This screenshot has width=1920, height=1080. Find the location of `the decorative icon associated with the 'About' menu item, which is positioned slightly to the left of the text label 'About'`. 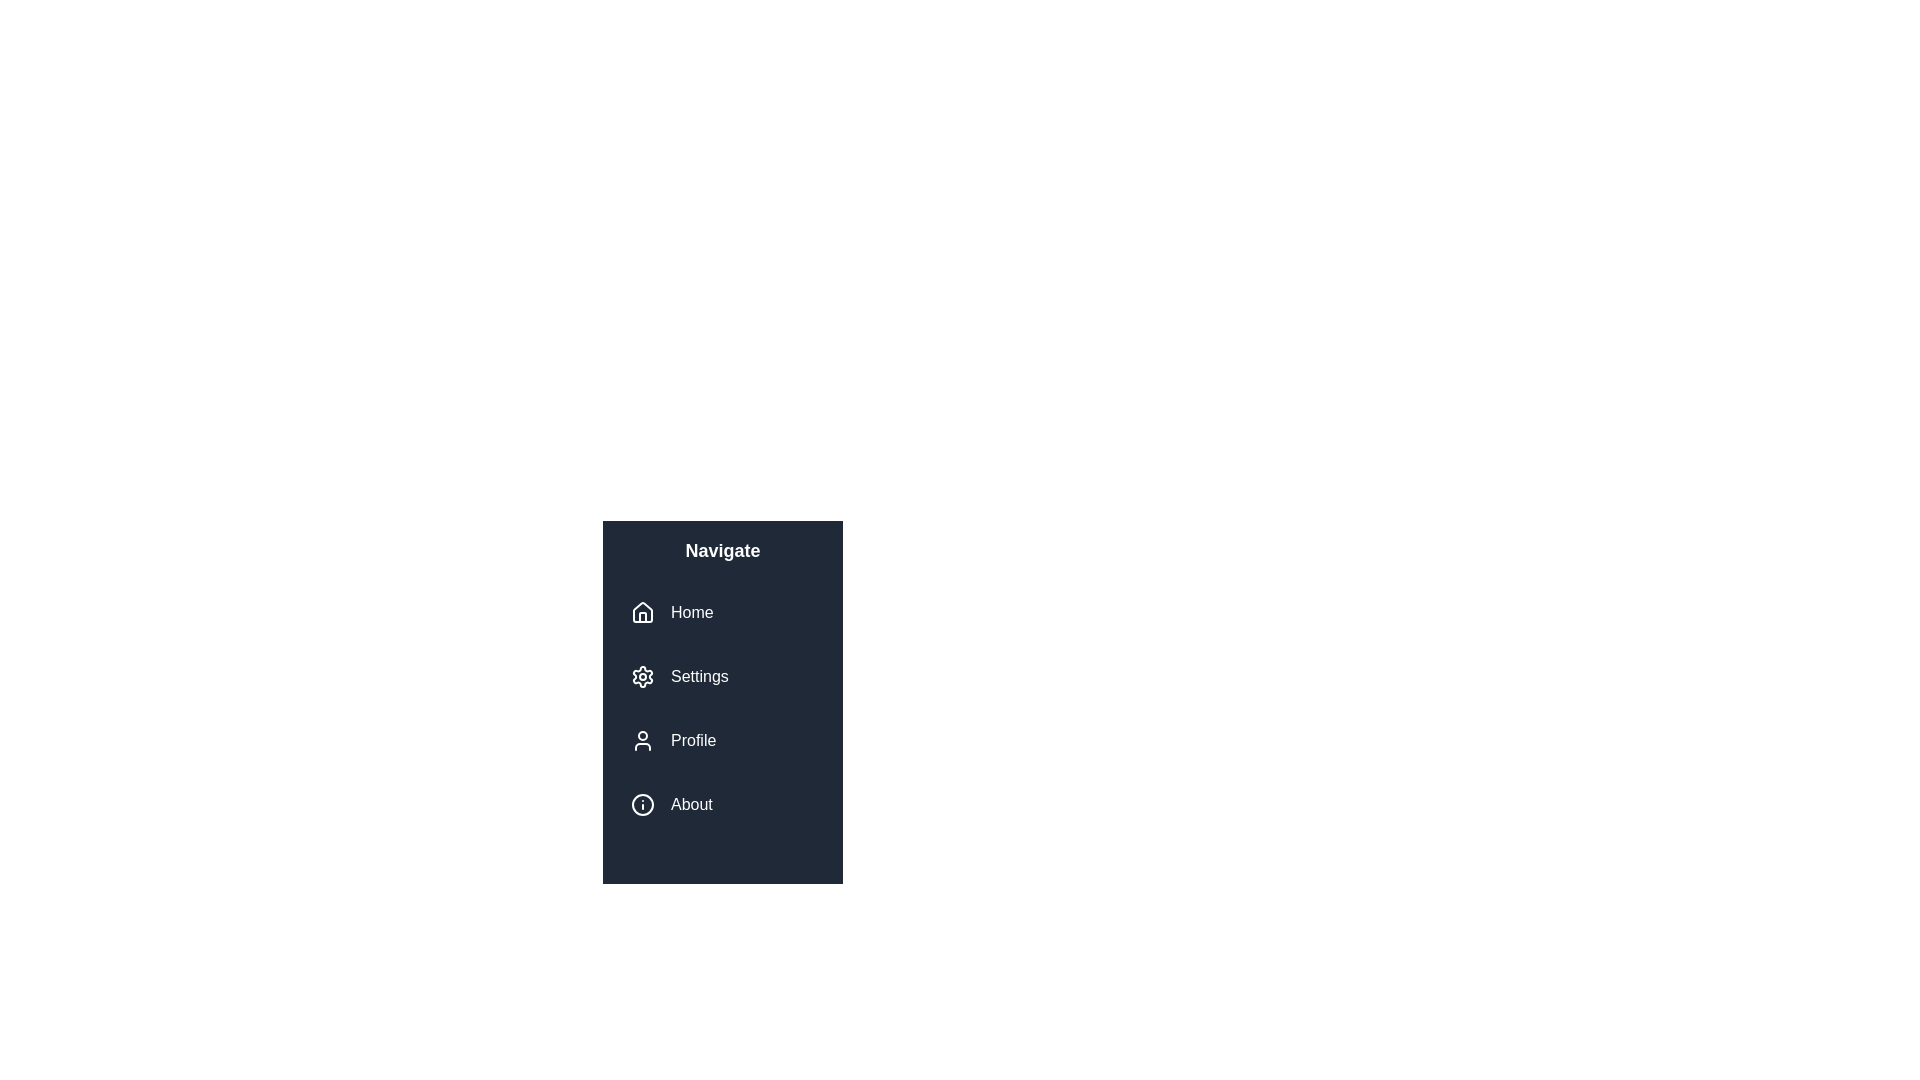

the decorative icon associated with the 'About' menu item, which is positioned slightly to the left of the text label 'About' is located at coordinates (643, 804).